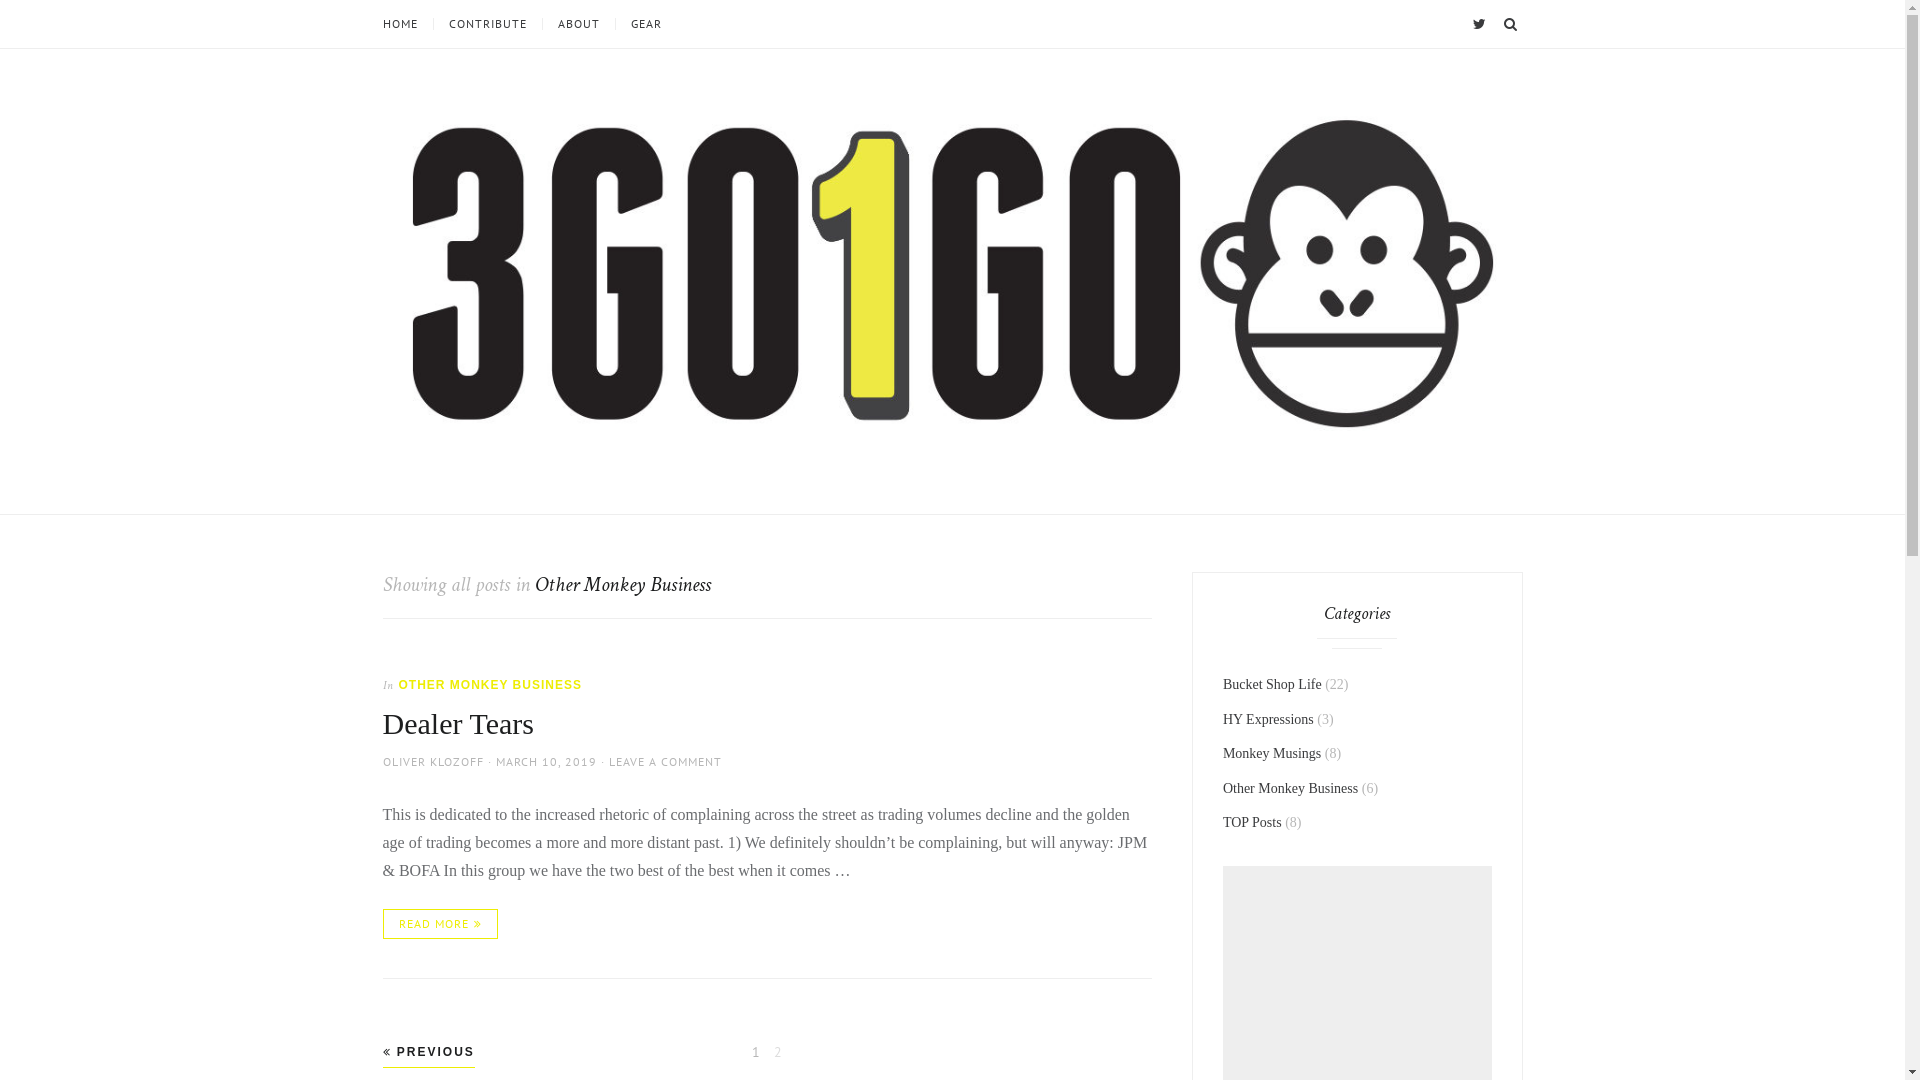 This screenshot has height=1080, width=1920. Describe the element at coordinates (382, 723) in the screenshot. I see `'Dealer Tears'` at that location.